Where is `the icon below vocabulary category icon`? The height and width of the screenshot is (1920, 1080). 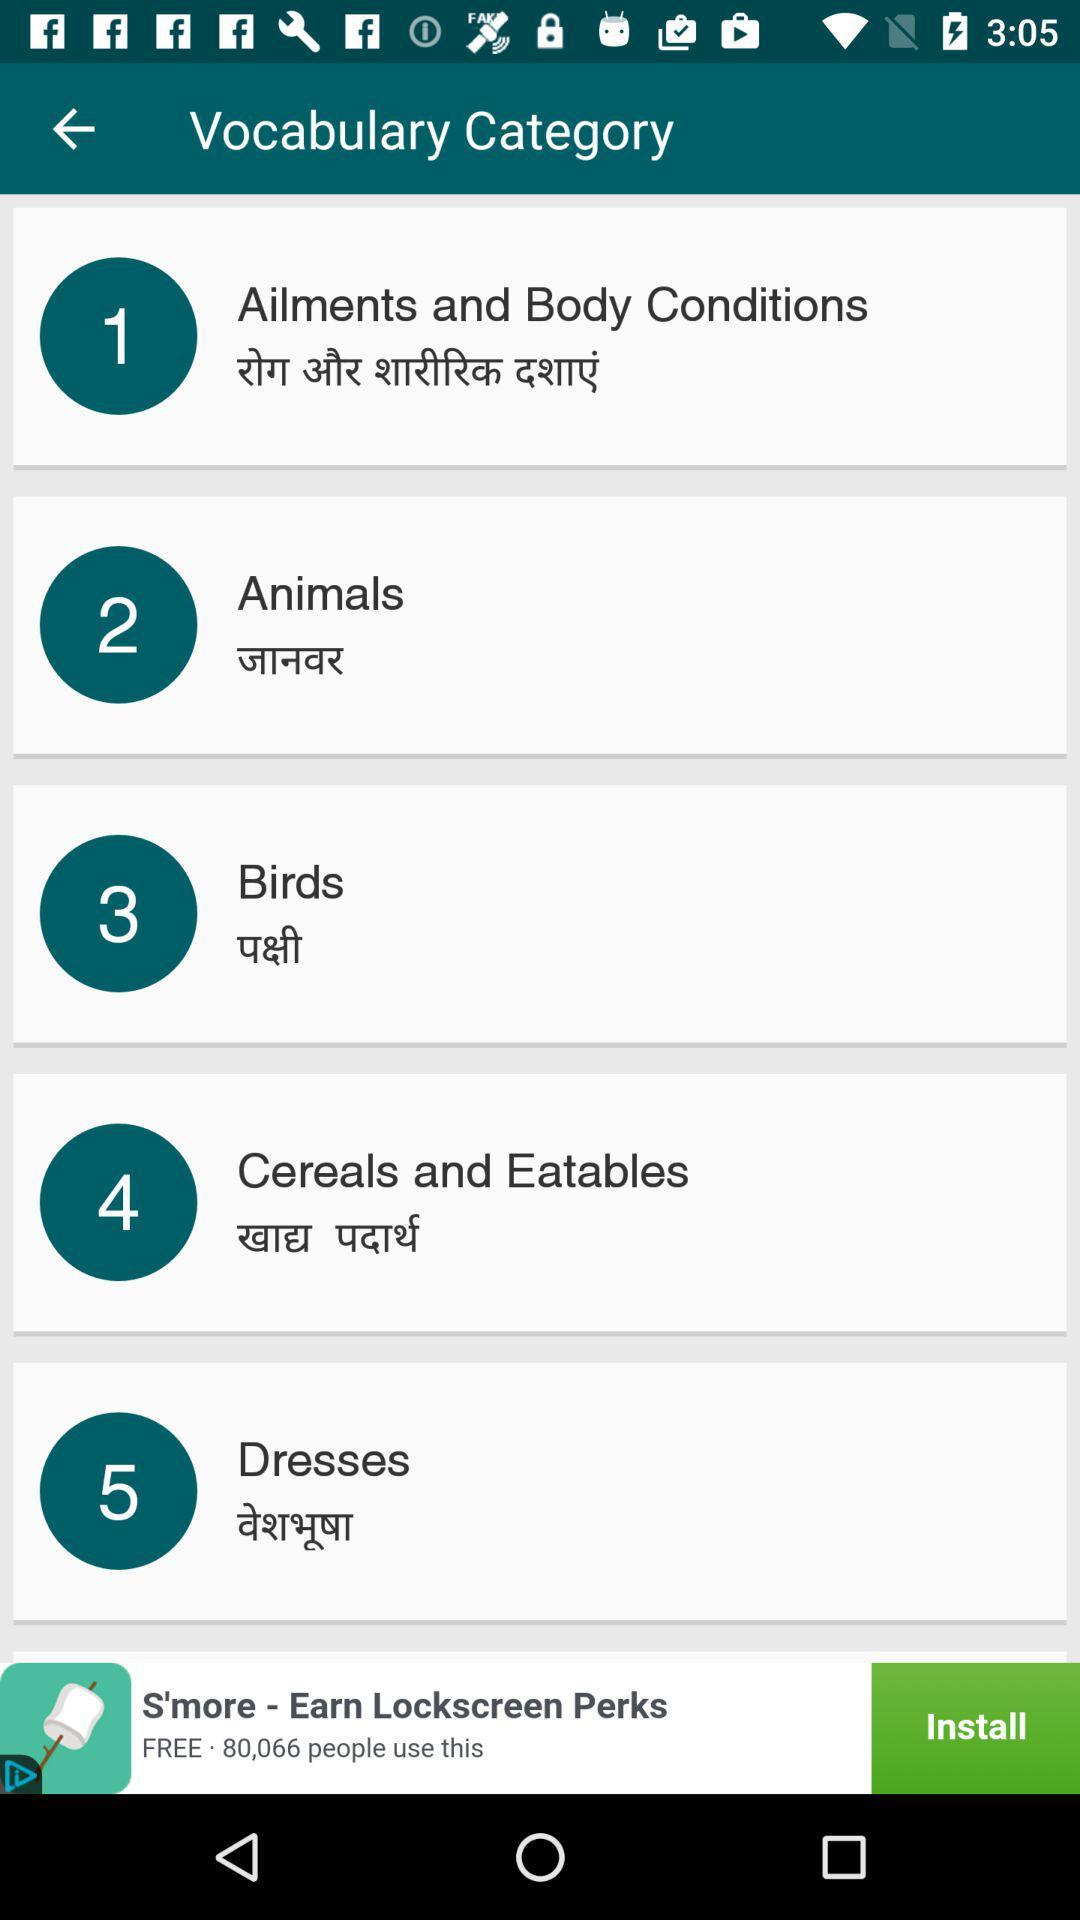
the icon below vocabulary category icon is located at coordinates (553, 303).